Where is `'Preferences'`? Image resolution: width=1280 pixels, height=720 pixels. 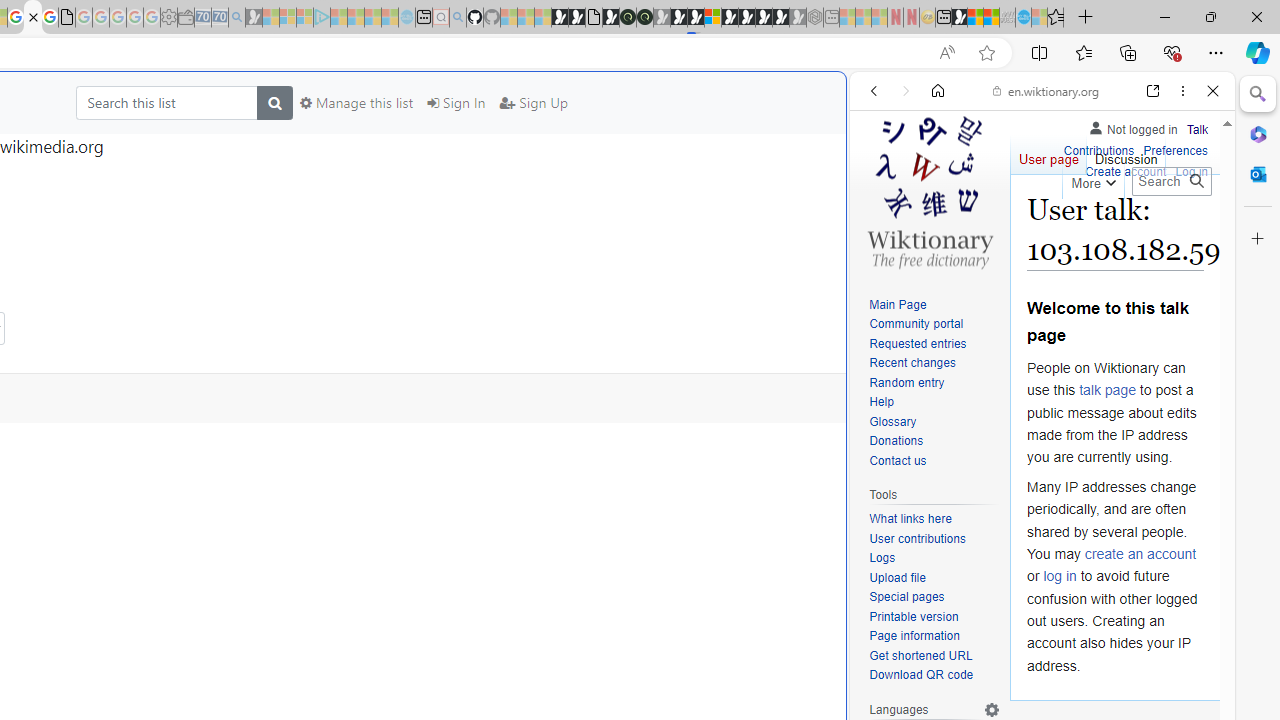 'Preferences' is located at coordinates (1175, 150).